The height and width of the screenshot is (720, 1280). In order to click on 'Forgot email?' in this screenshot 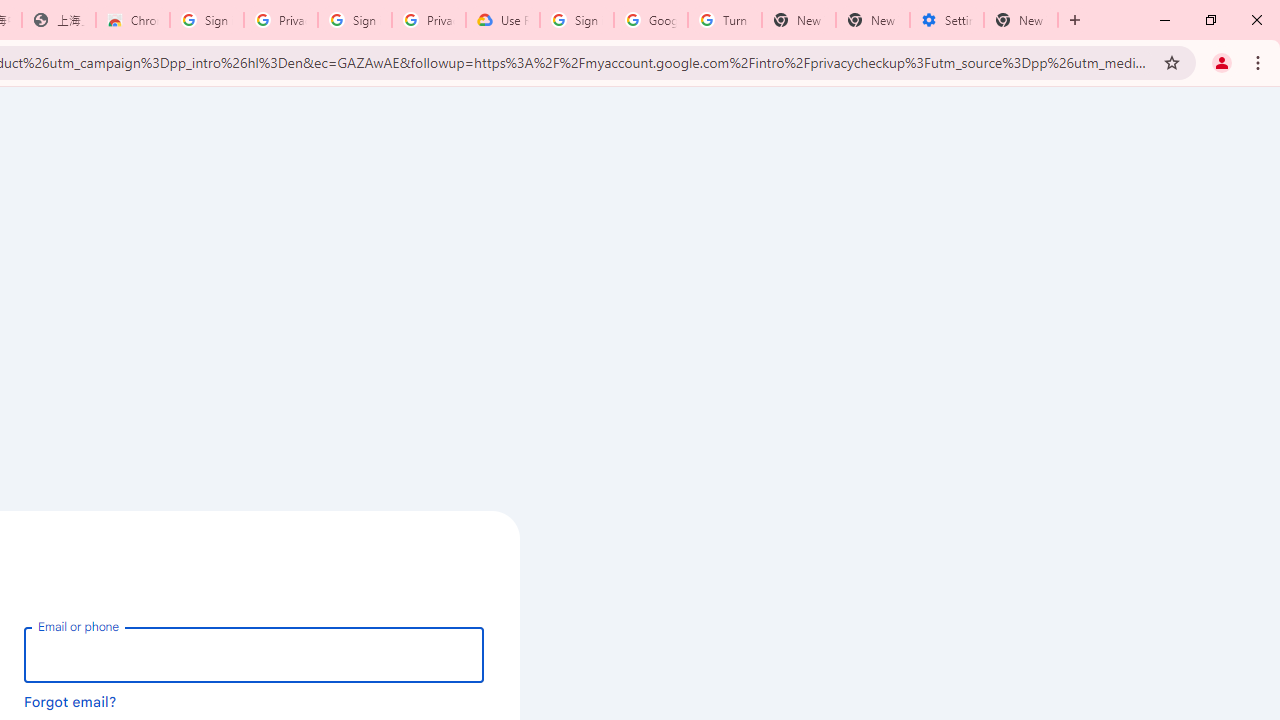, I will do `click(70, 700)`.